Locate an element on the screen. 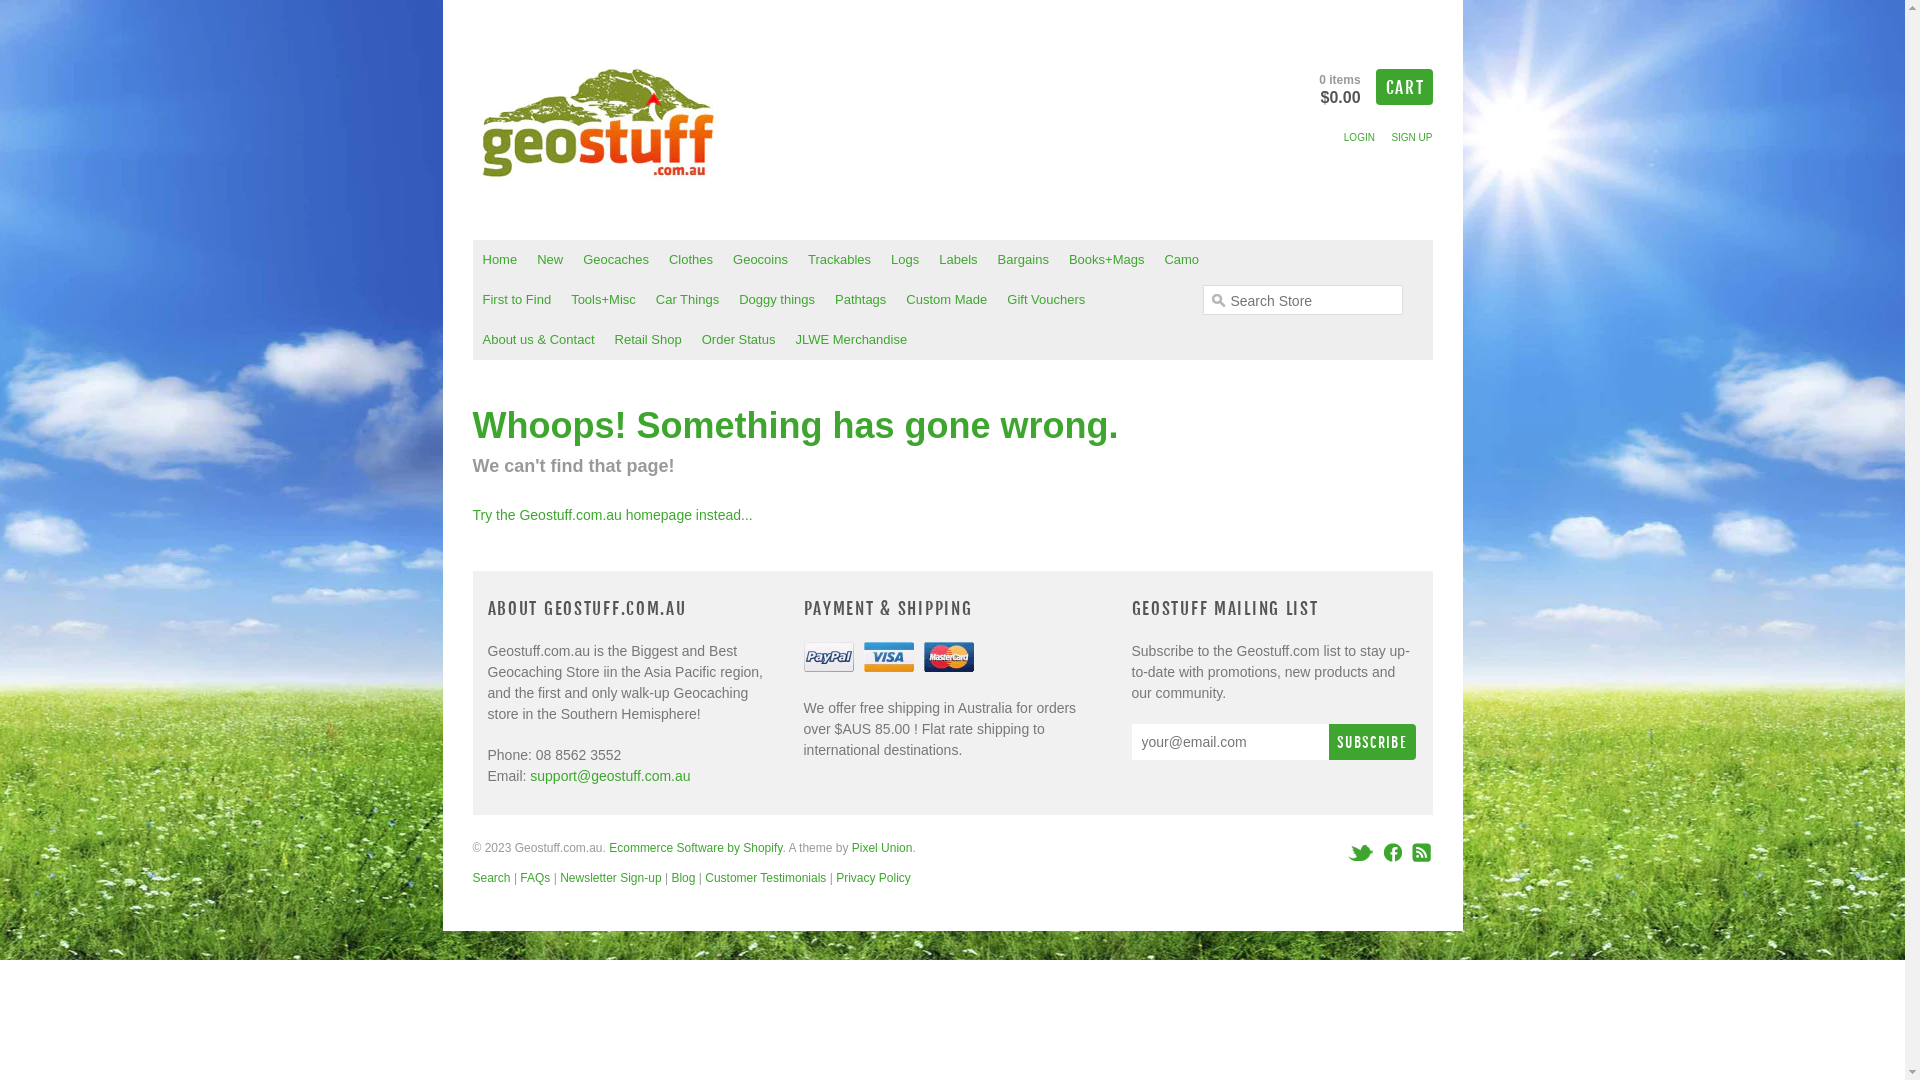 This screenshot has width=1920, height=1080. 'Home' is located at coordinates (499, 258).